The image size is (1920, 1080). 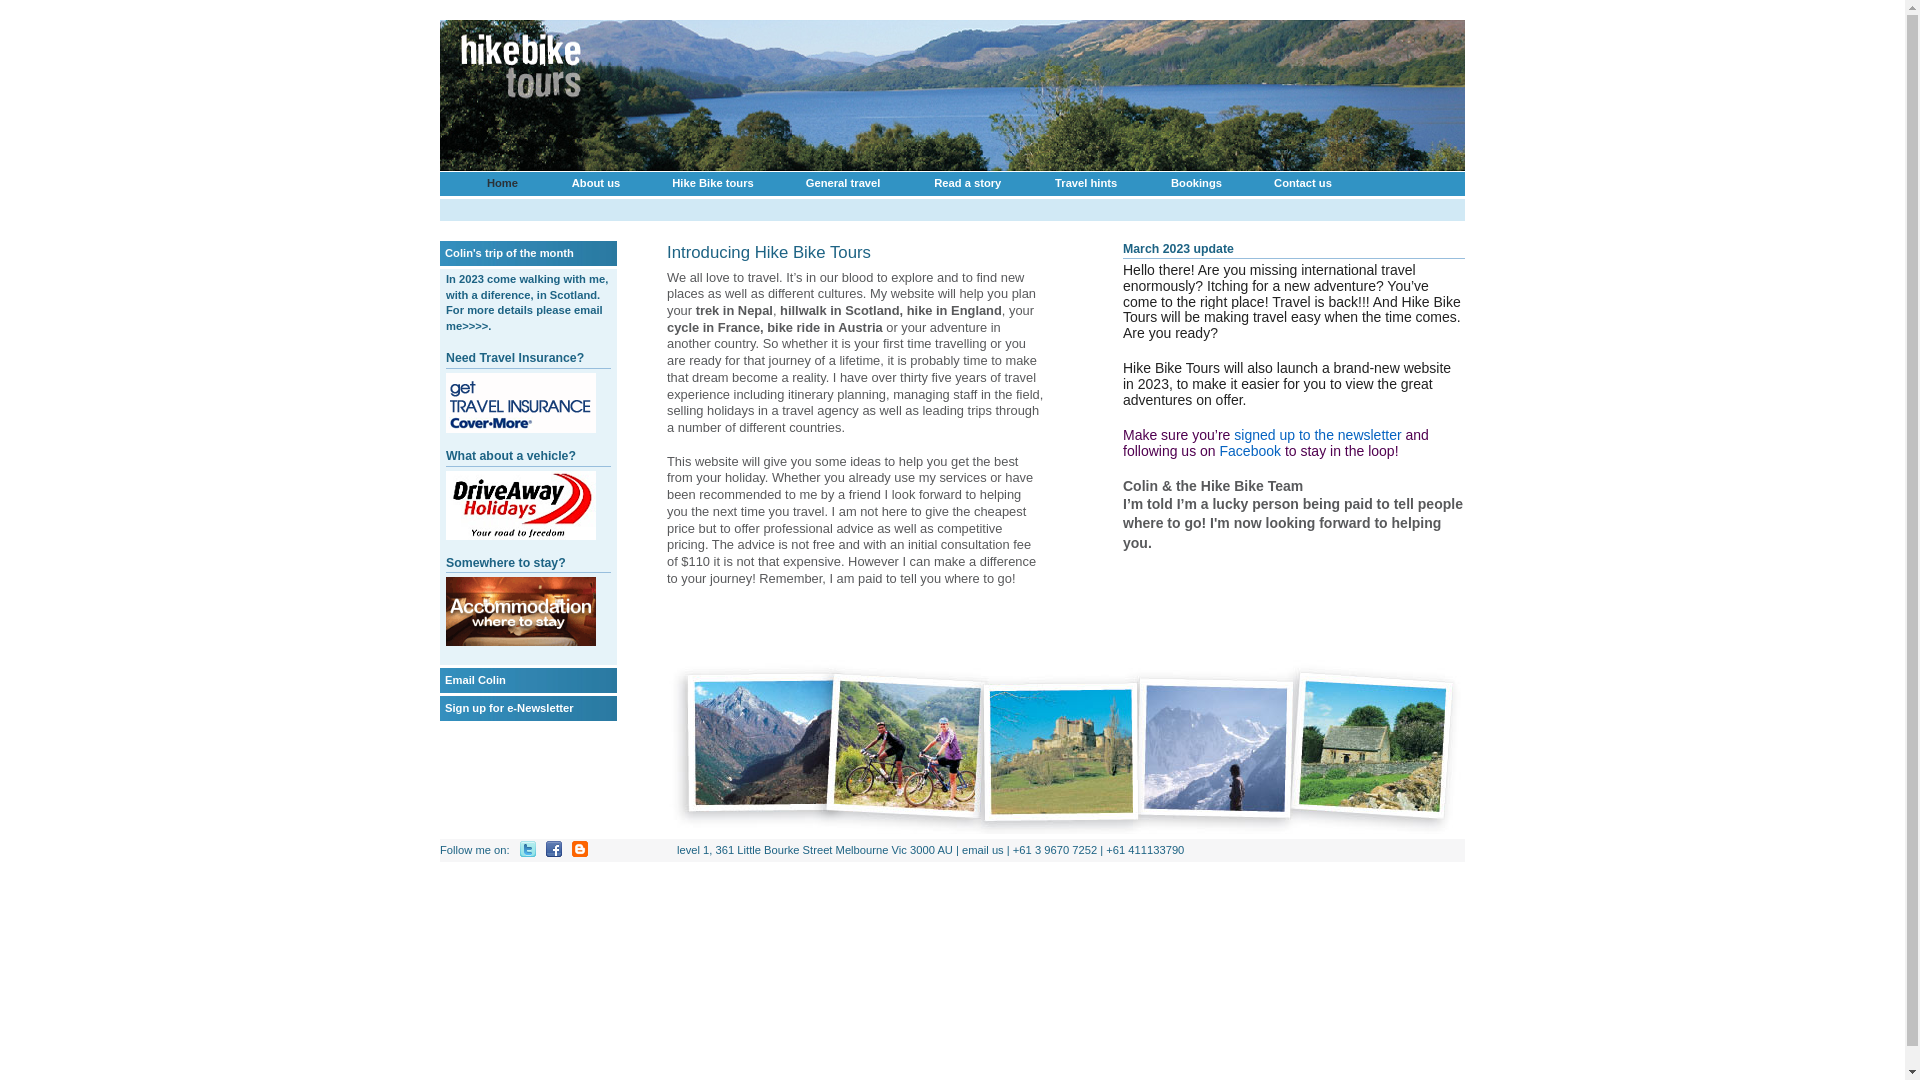 I want to click on 'Facebook', so click(x=1249, y=451).